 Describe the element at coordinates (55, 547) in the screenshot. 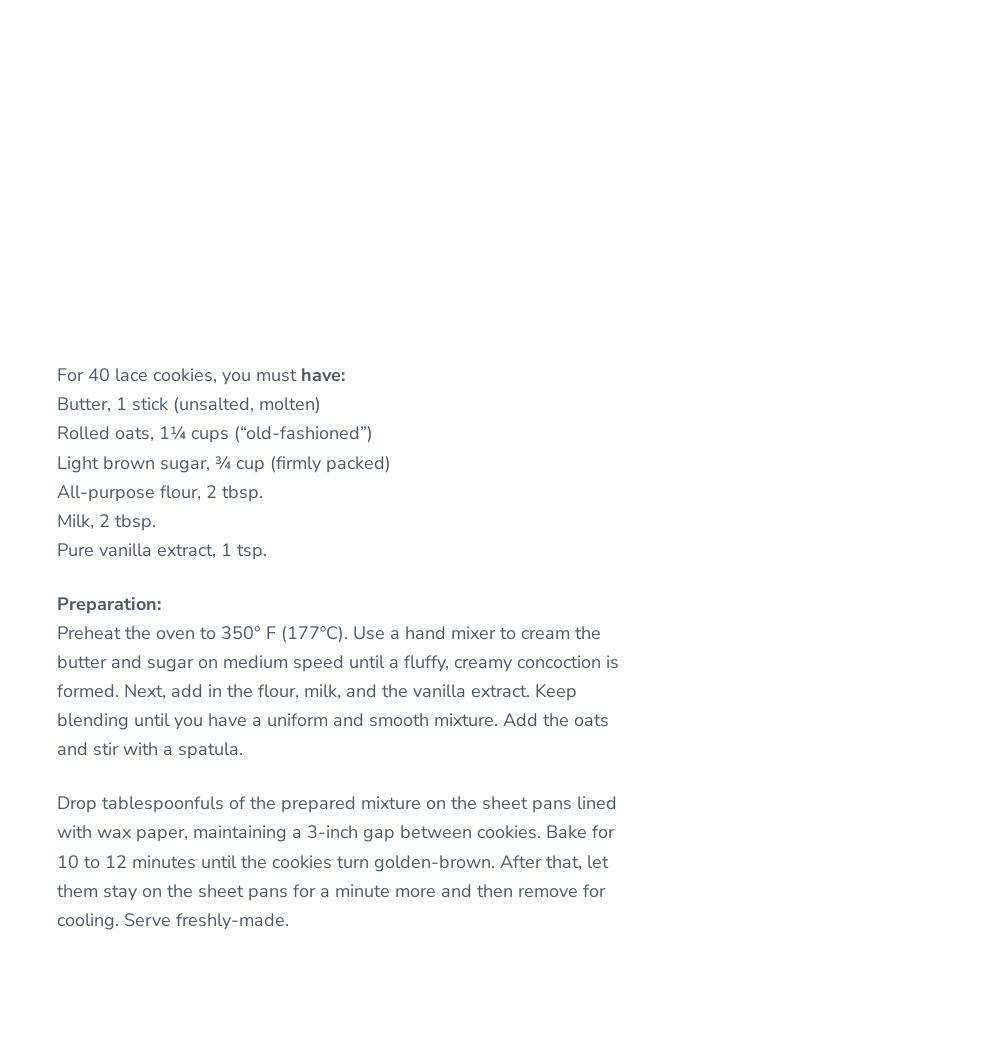

I see `'Pure vanilla extract, 1 tsp.'` at that location.